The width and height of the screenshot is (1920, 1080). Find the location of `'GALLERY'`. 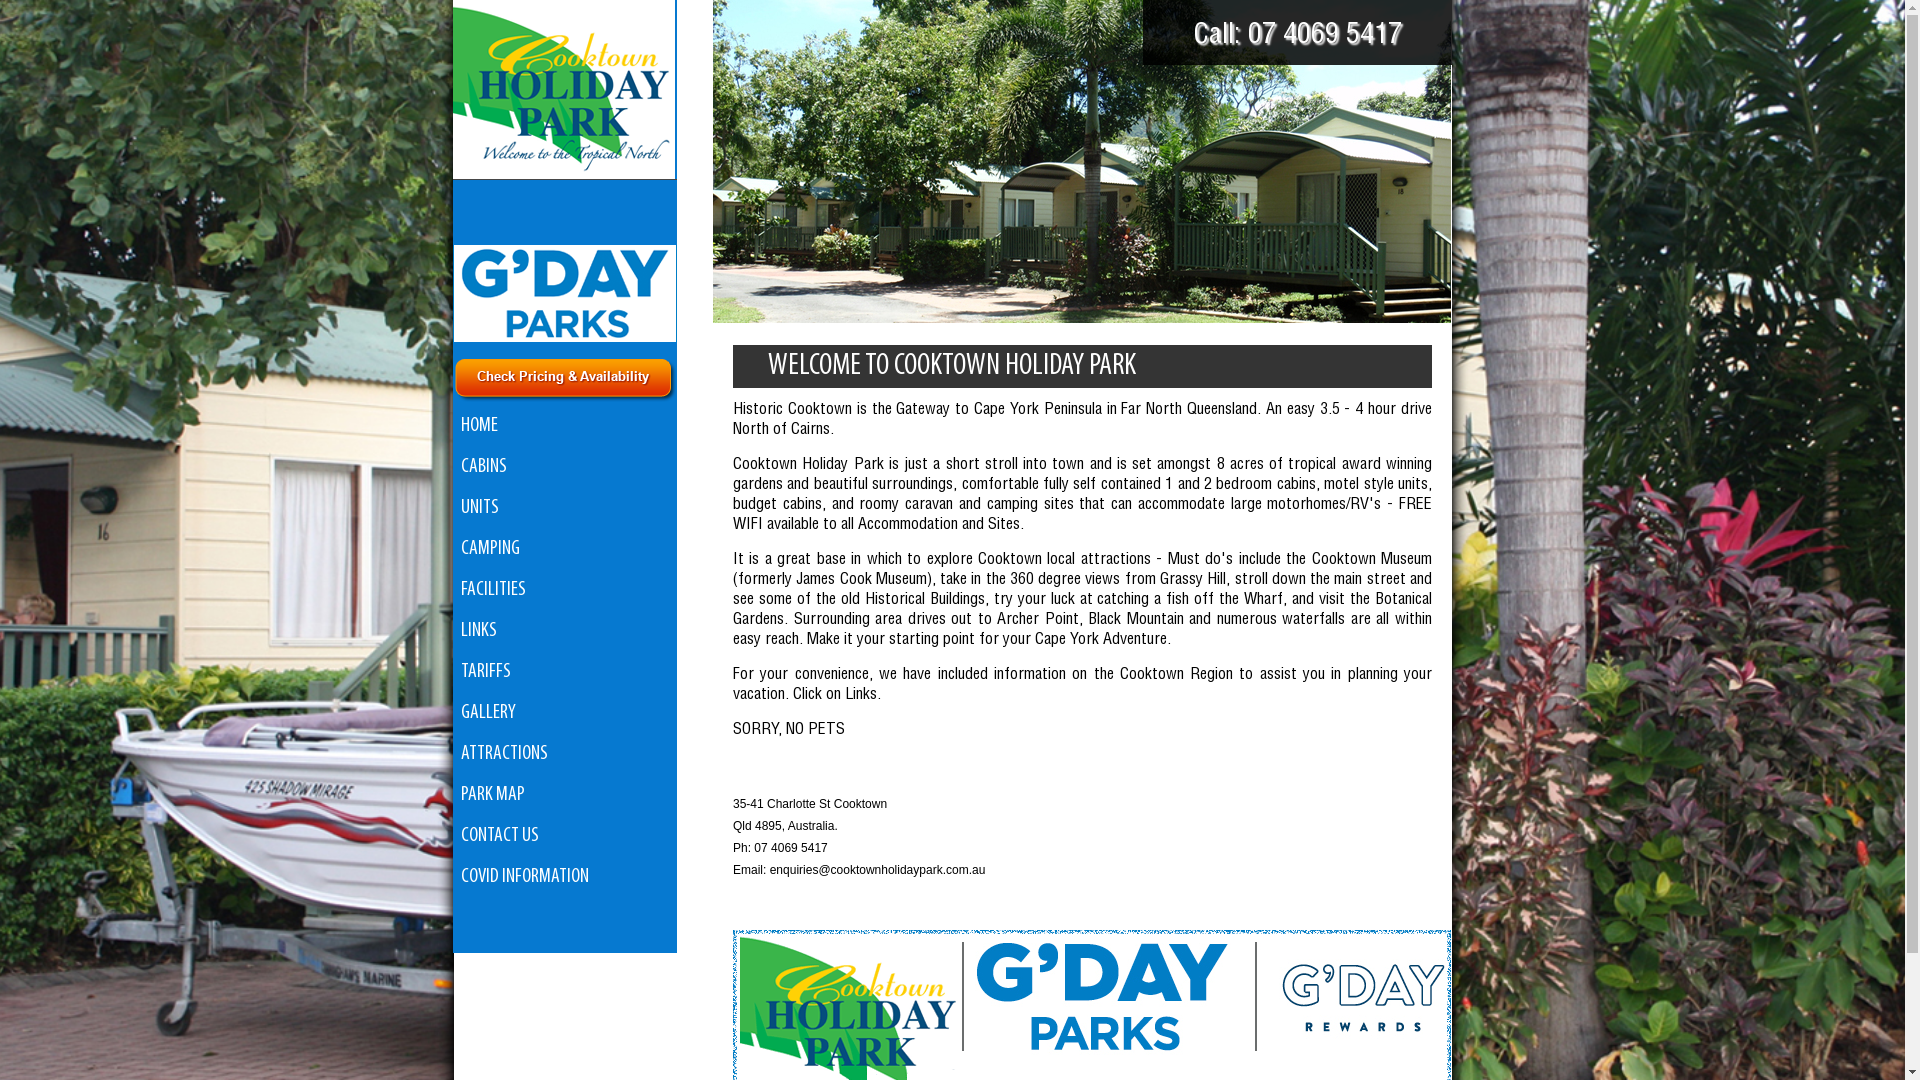

'GALLERY' is located at coordinates (451, 712).